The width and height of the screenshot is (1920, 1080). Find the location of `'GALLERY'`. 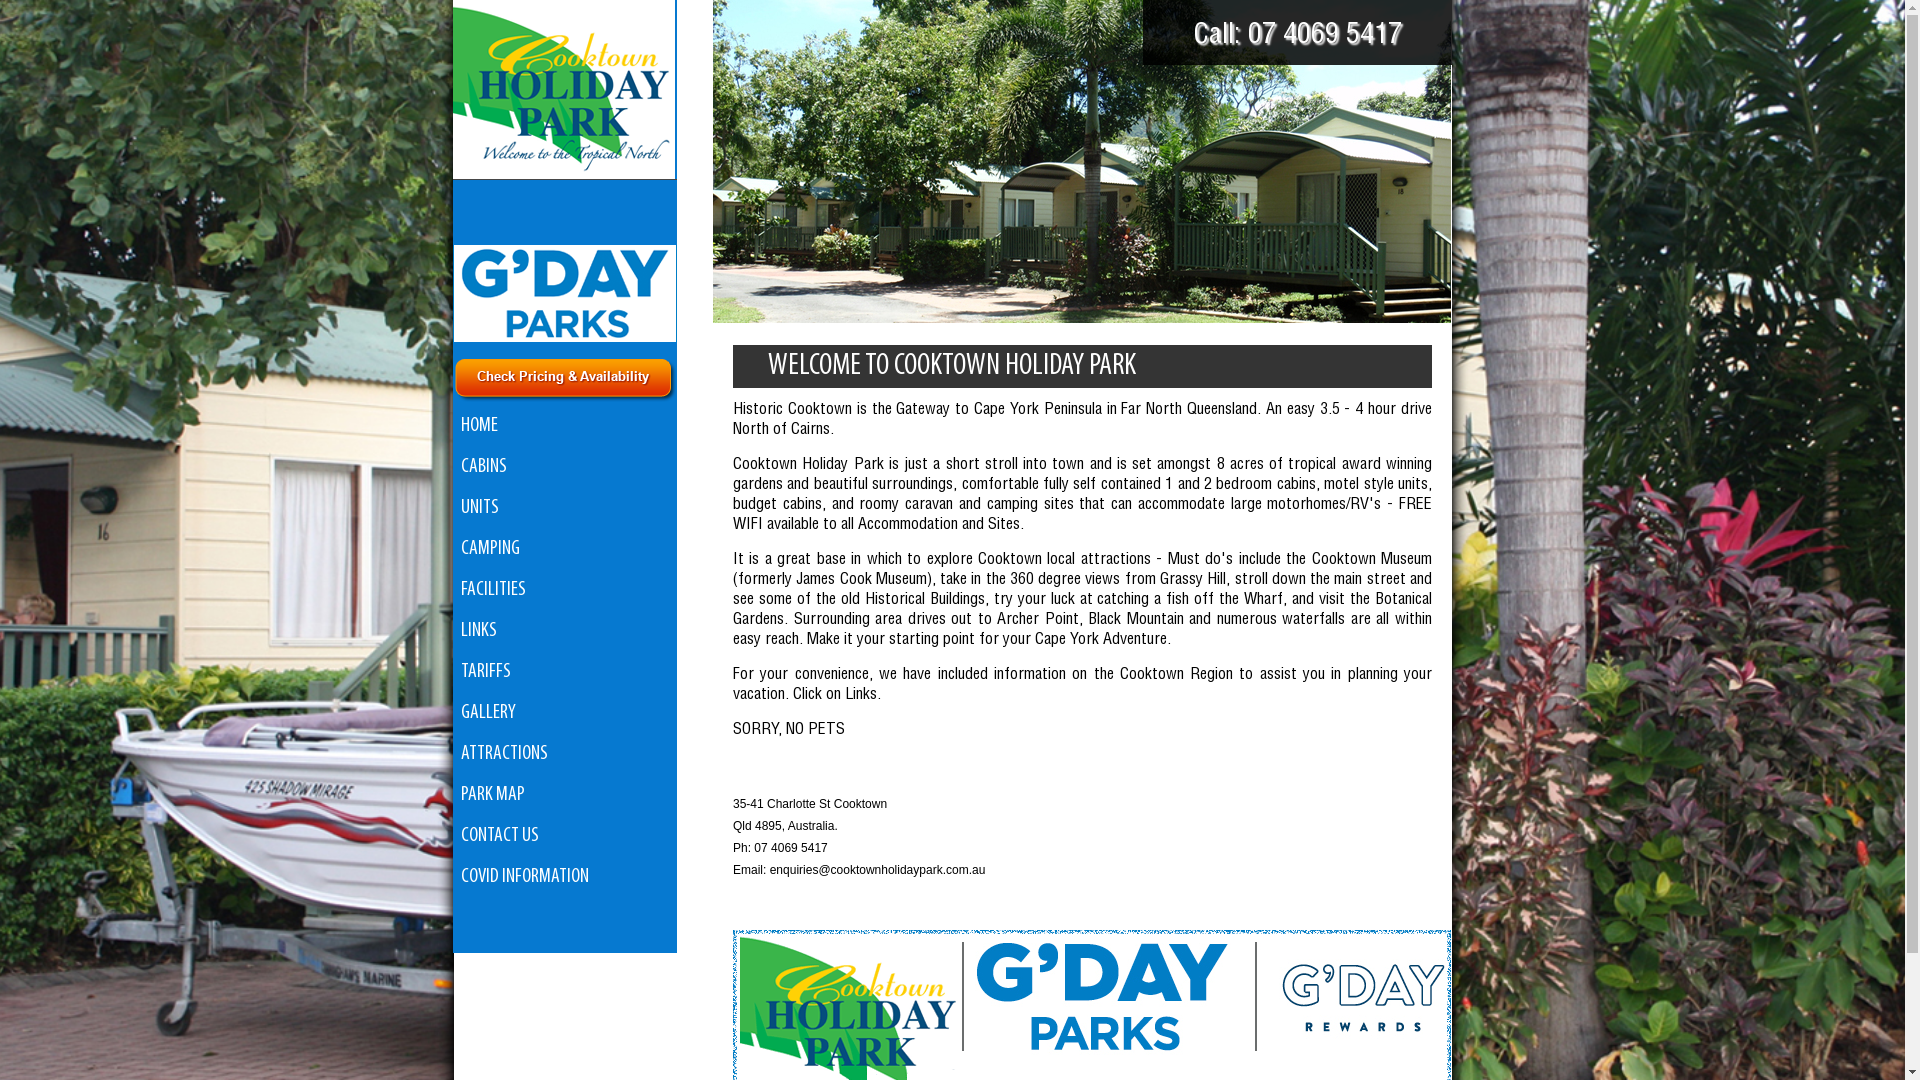

'GALLERY' is located at coordinates (451, 712).